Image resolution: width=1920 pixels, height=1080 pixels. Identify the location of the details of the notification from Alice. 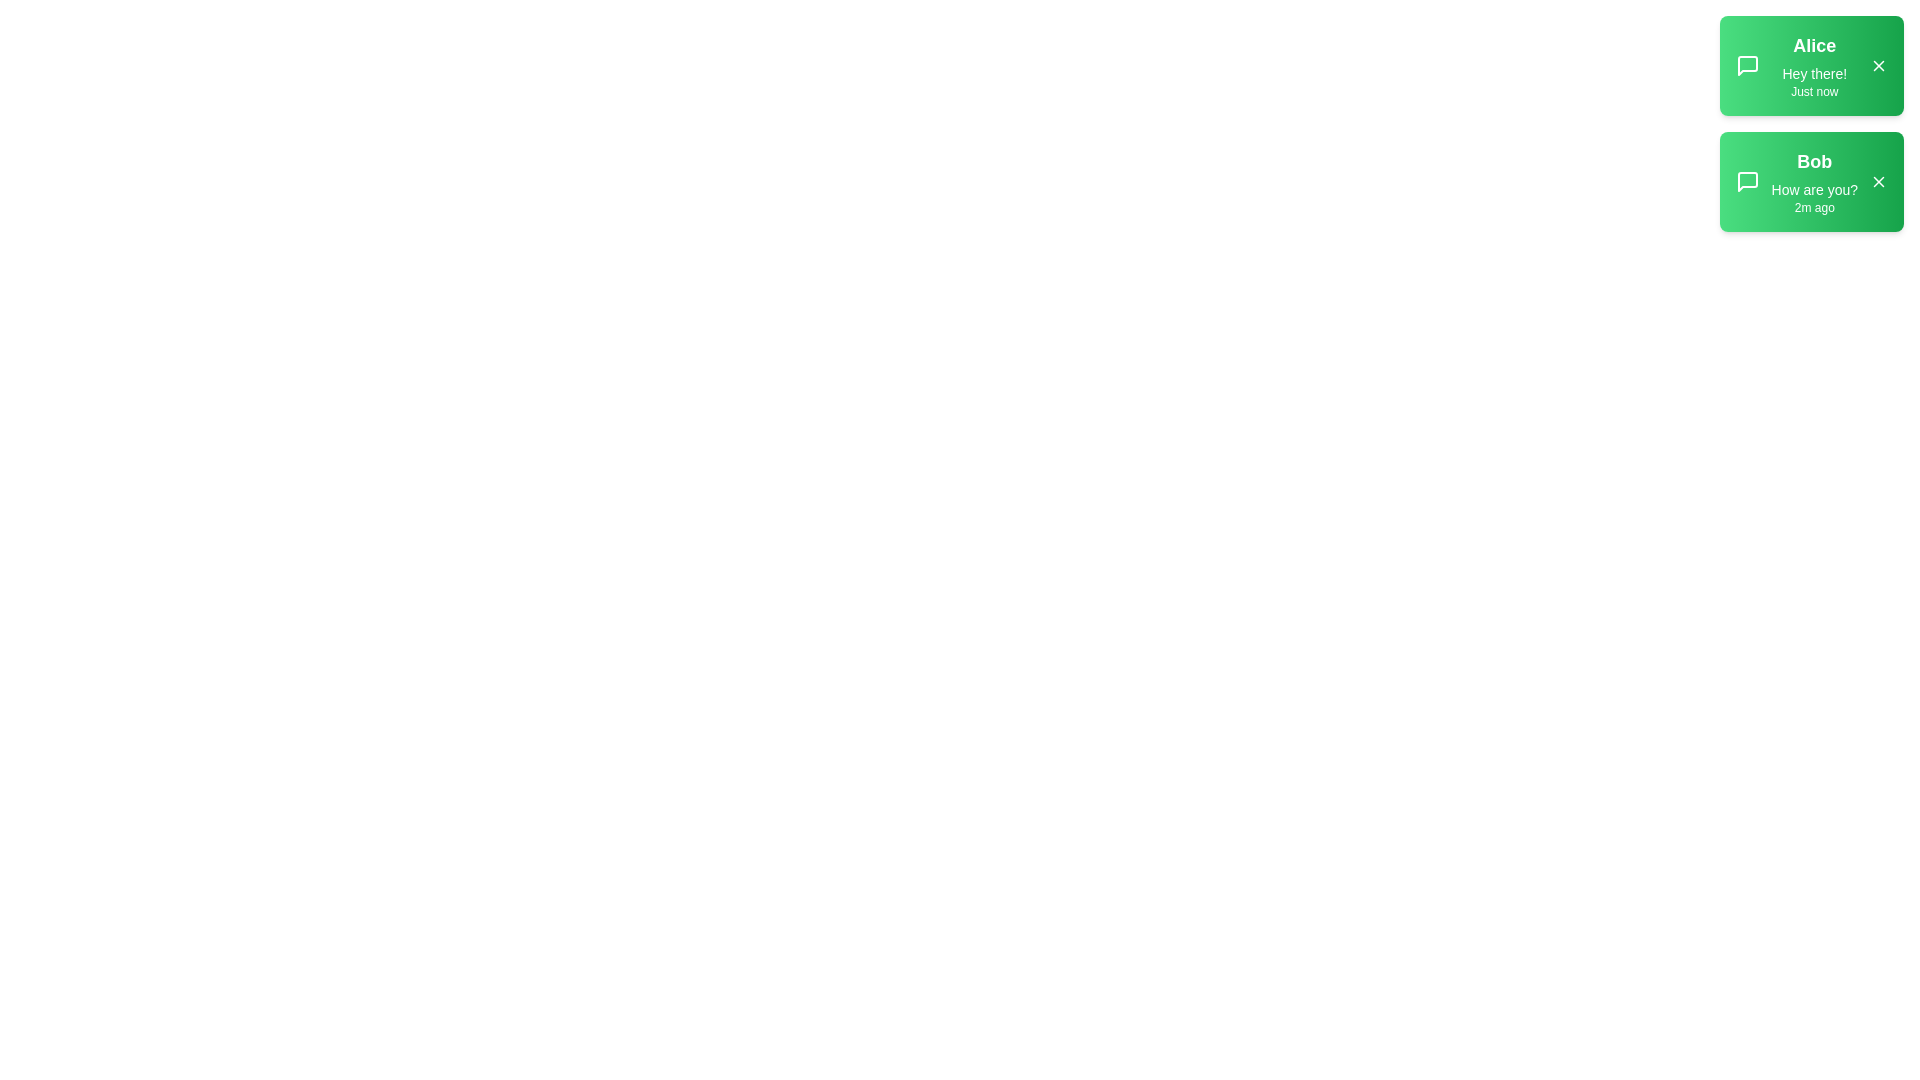
(1811, 64).